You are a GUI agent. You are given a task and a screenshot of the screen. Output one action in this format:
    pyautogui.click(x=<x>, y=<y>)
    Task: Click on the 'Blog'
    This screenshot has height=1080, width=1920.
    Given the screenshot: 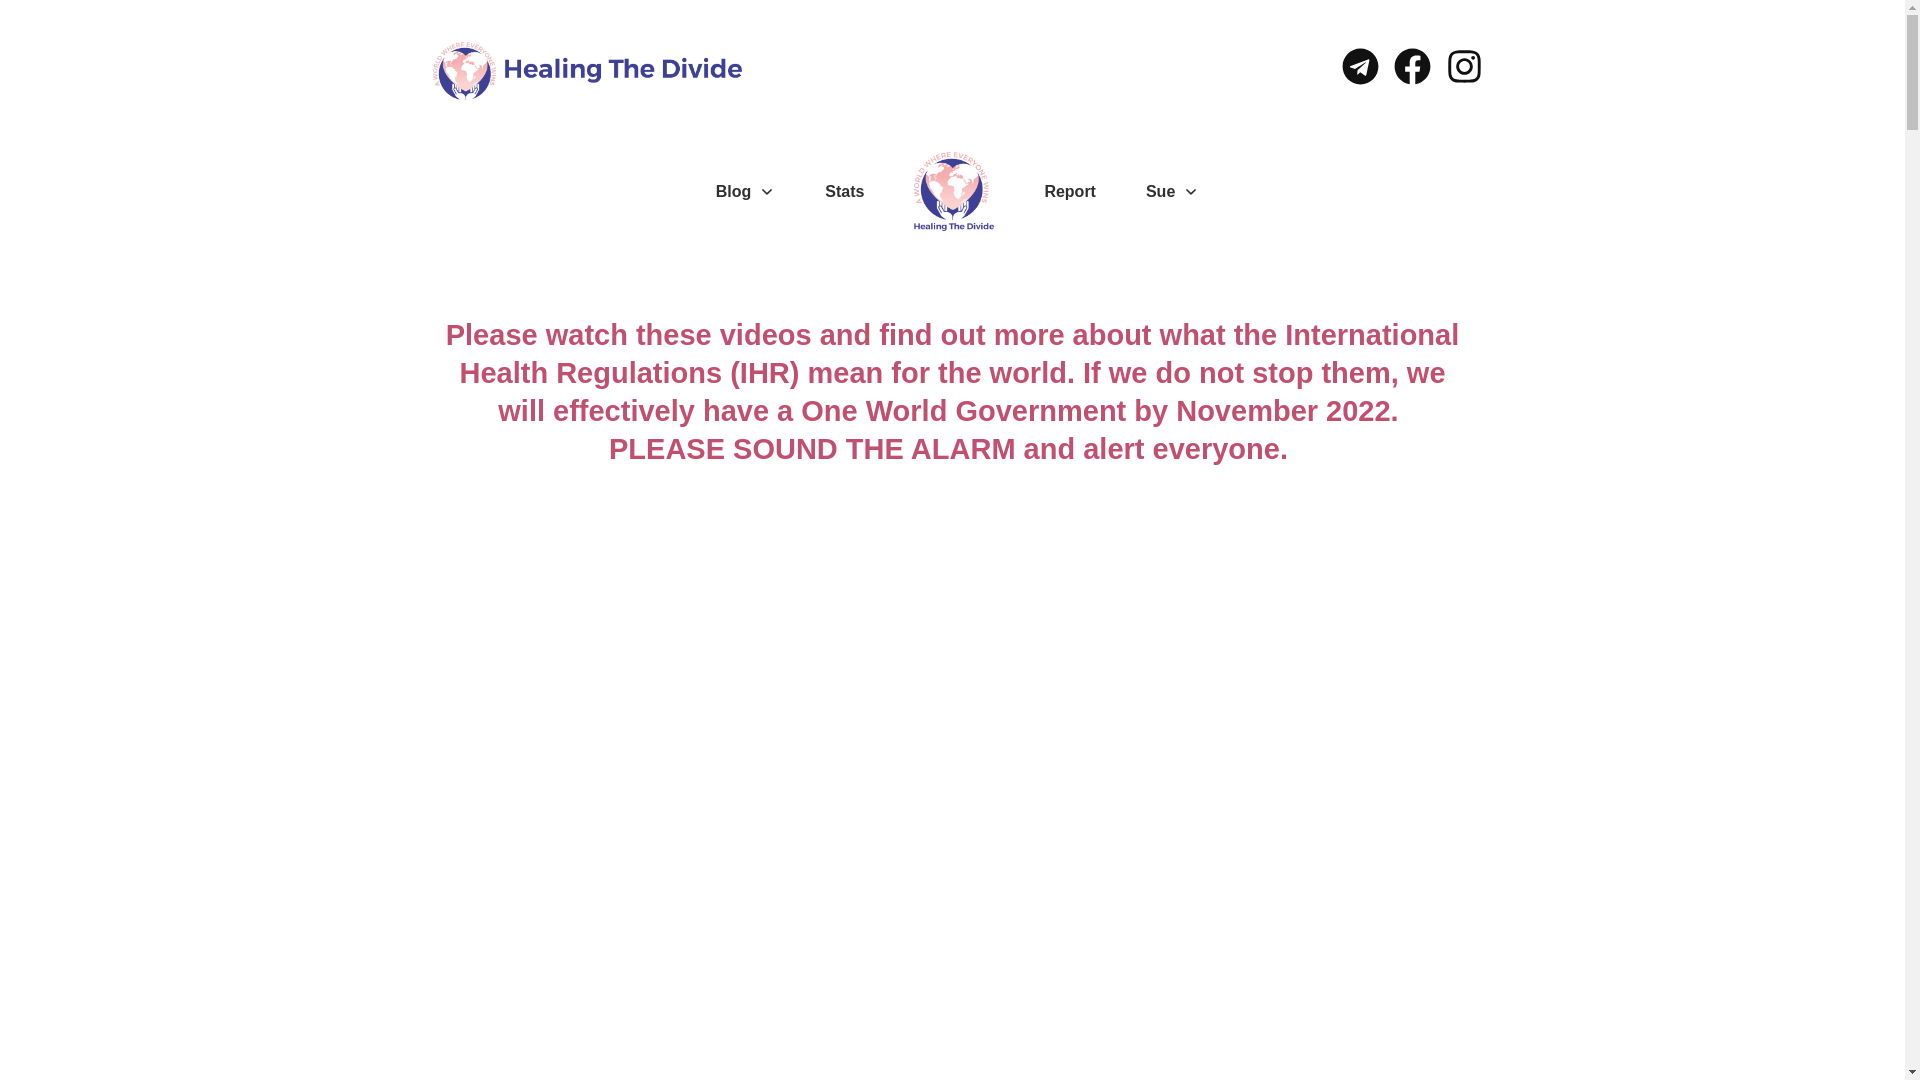 What is the action you would take?
    pyautogui.click(x=744, y=192)
    